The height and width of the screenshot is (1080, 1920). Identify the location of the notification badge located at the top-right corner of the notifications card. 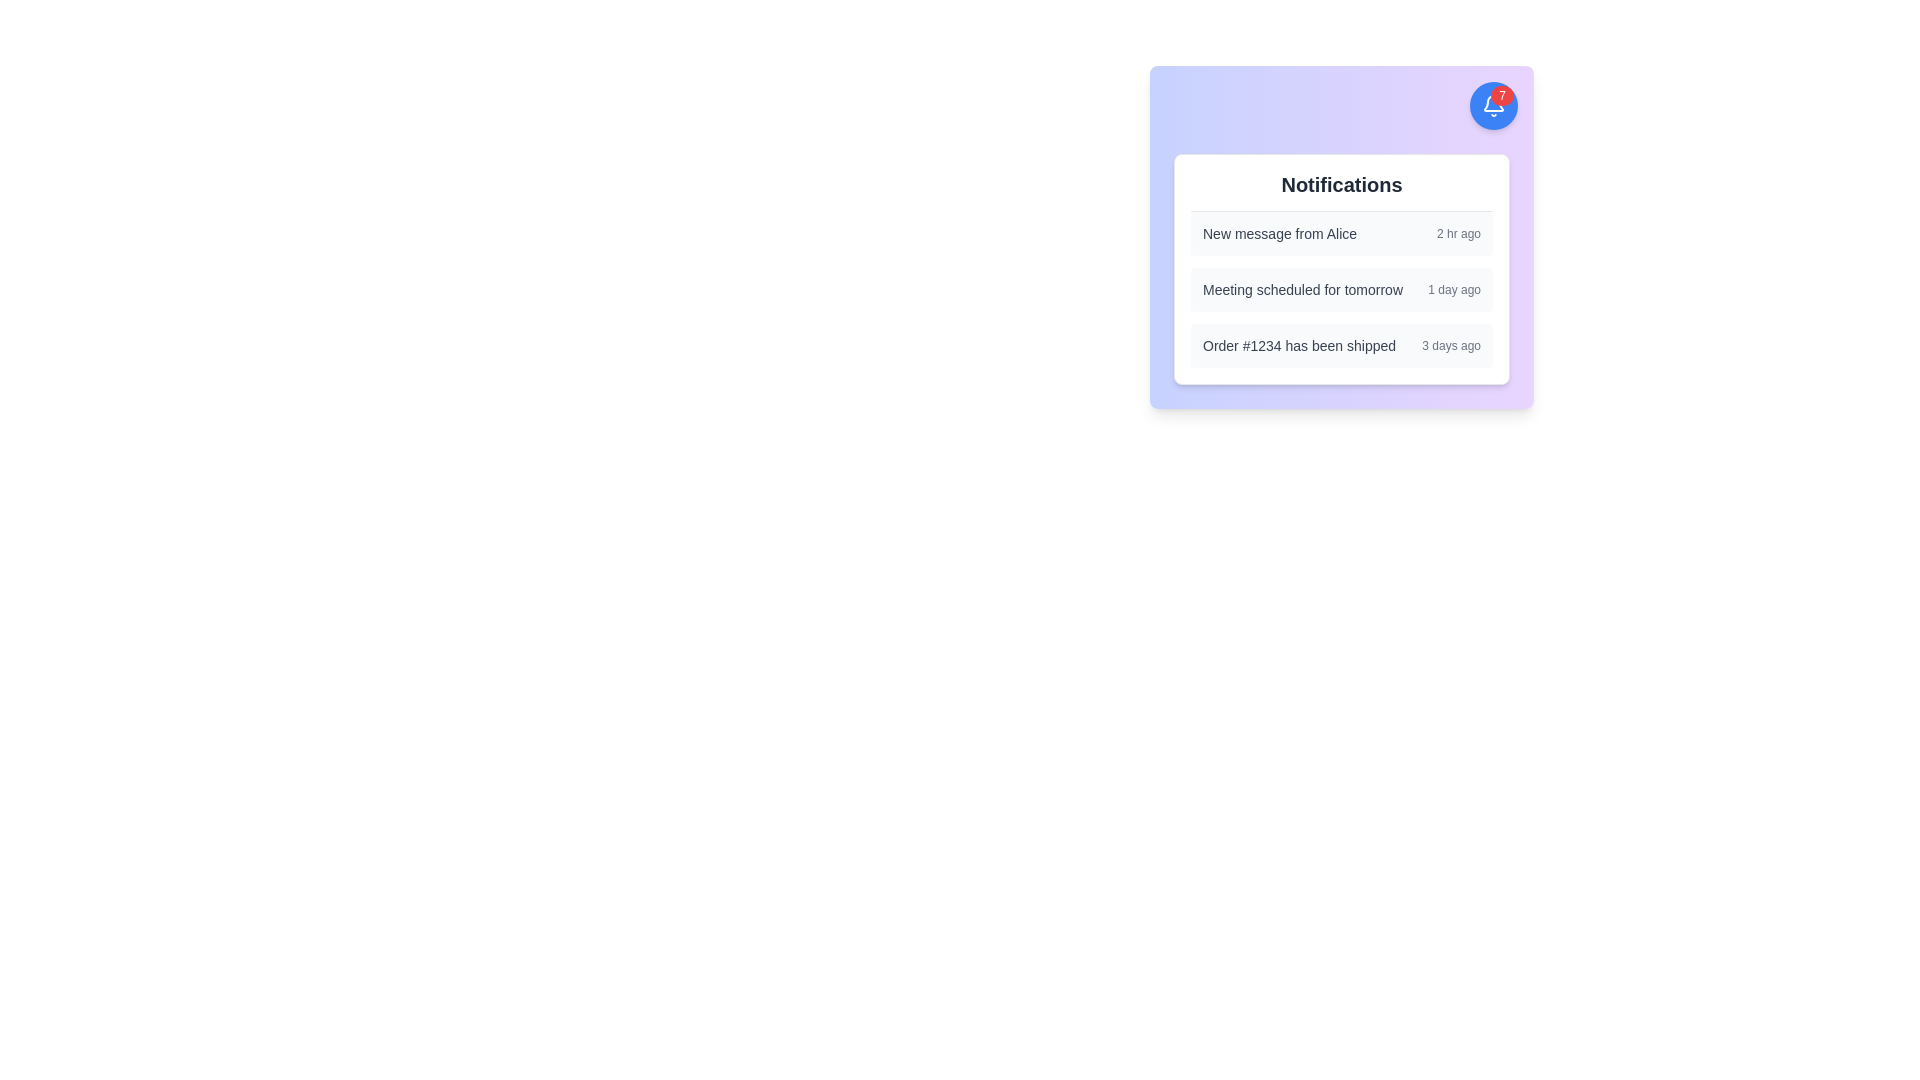
(1493, 105).